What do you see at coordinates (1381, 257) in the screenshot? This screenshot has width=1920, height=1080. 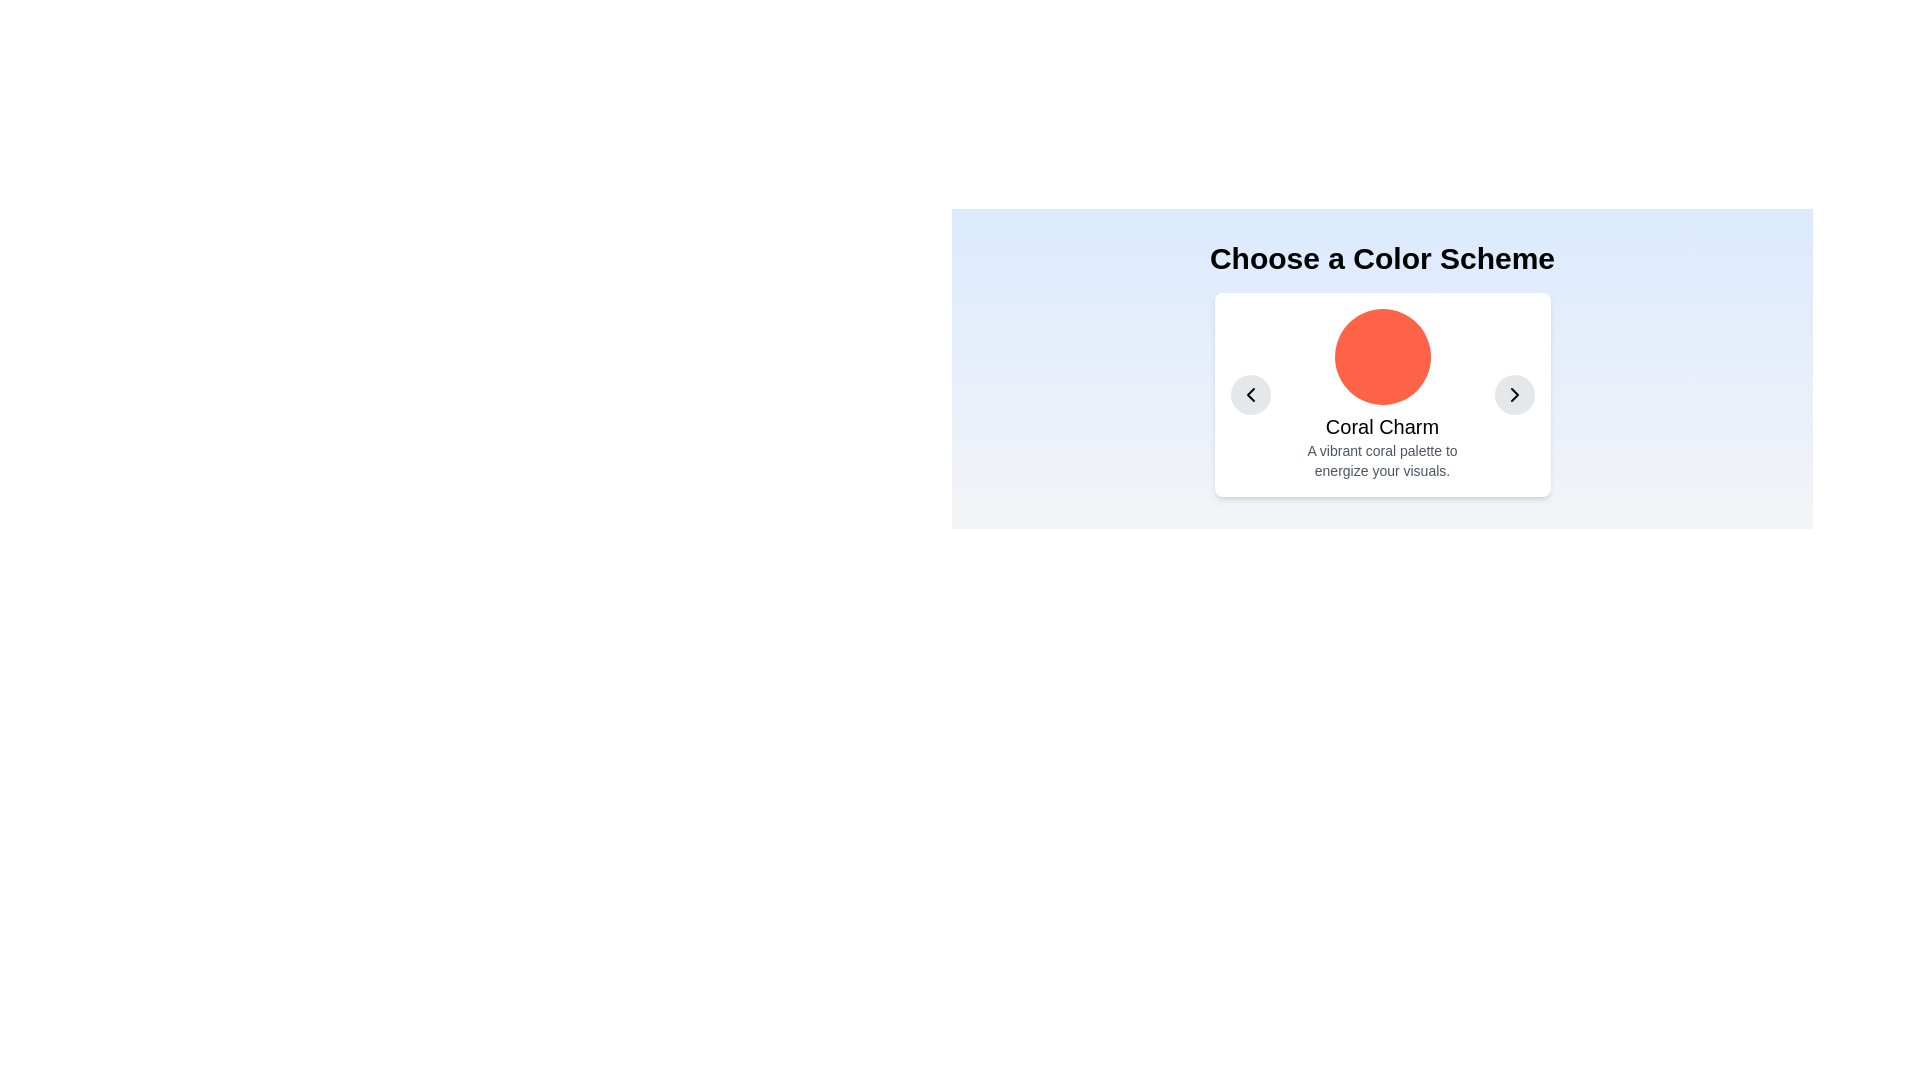 I see `the static text element that serves as the heading for the color scheme selection section, indicating its purpose or theme` at bounding box center [1381, 257].